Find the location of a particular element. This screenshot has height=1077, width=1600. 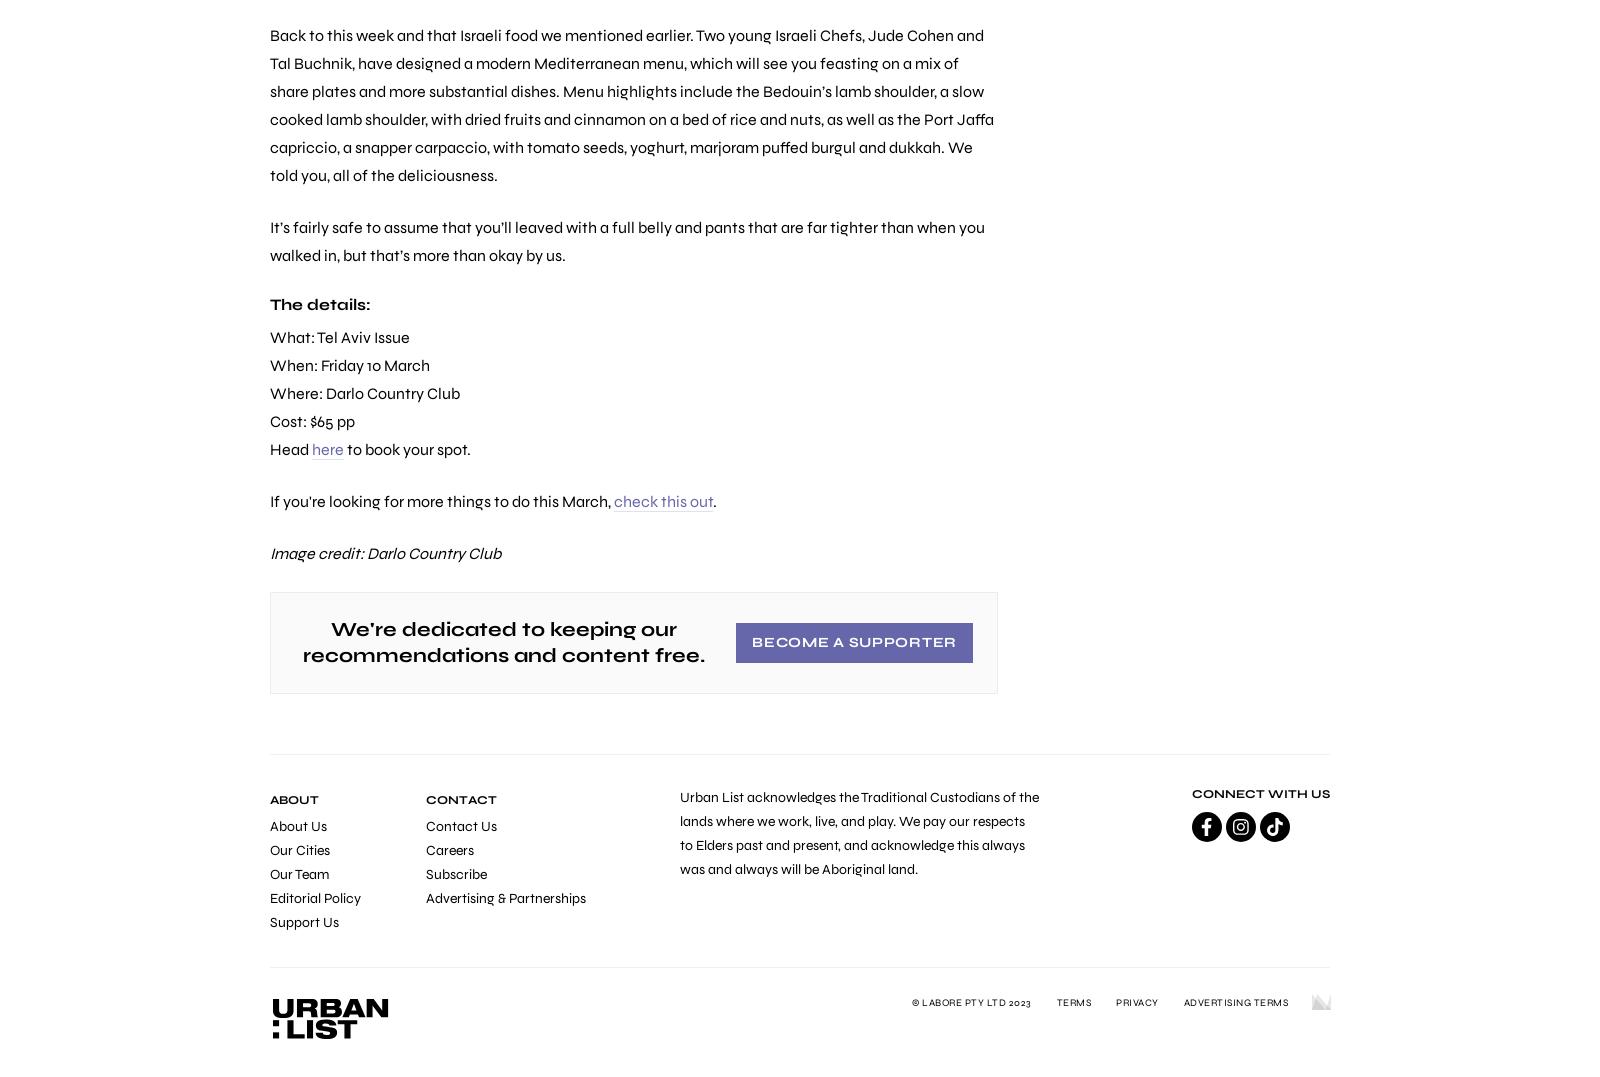

'Advertising & Partnerships' is located at coordinates (503, 898).